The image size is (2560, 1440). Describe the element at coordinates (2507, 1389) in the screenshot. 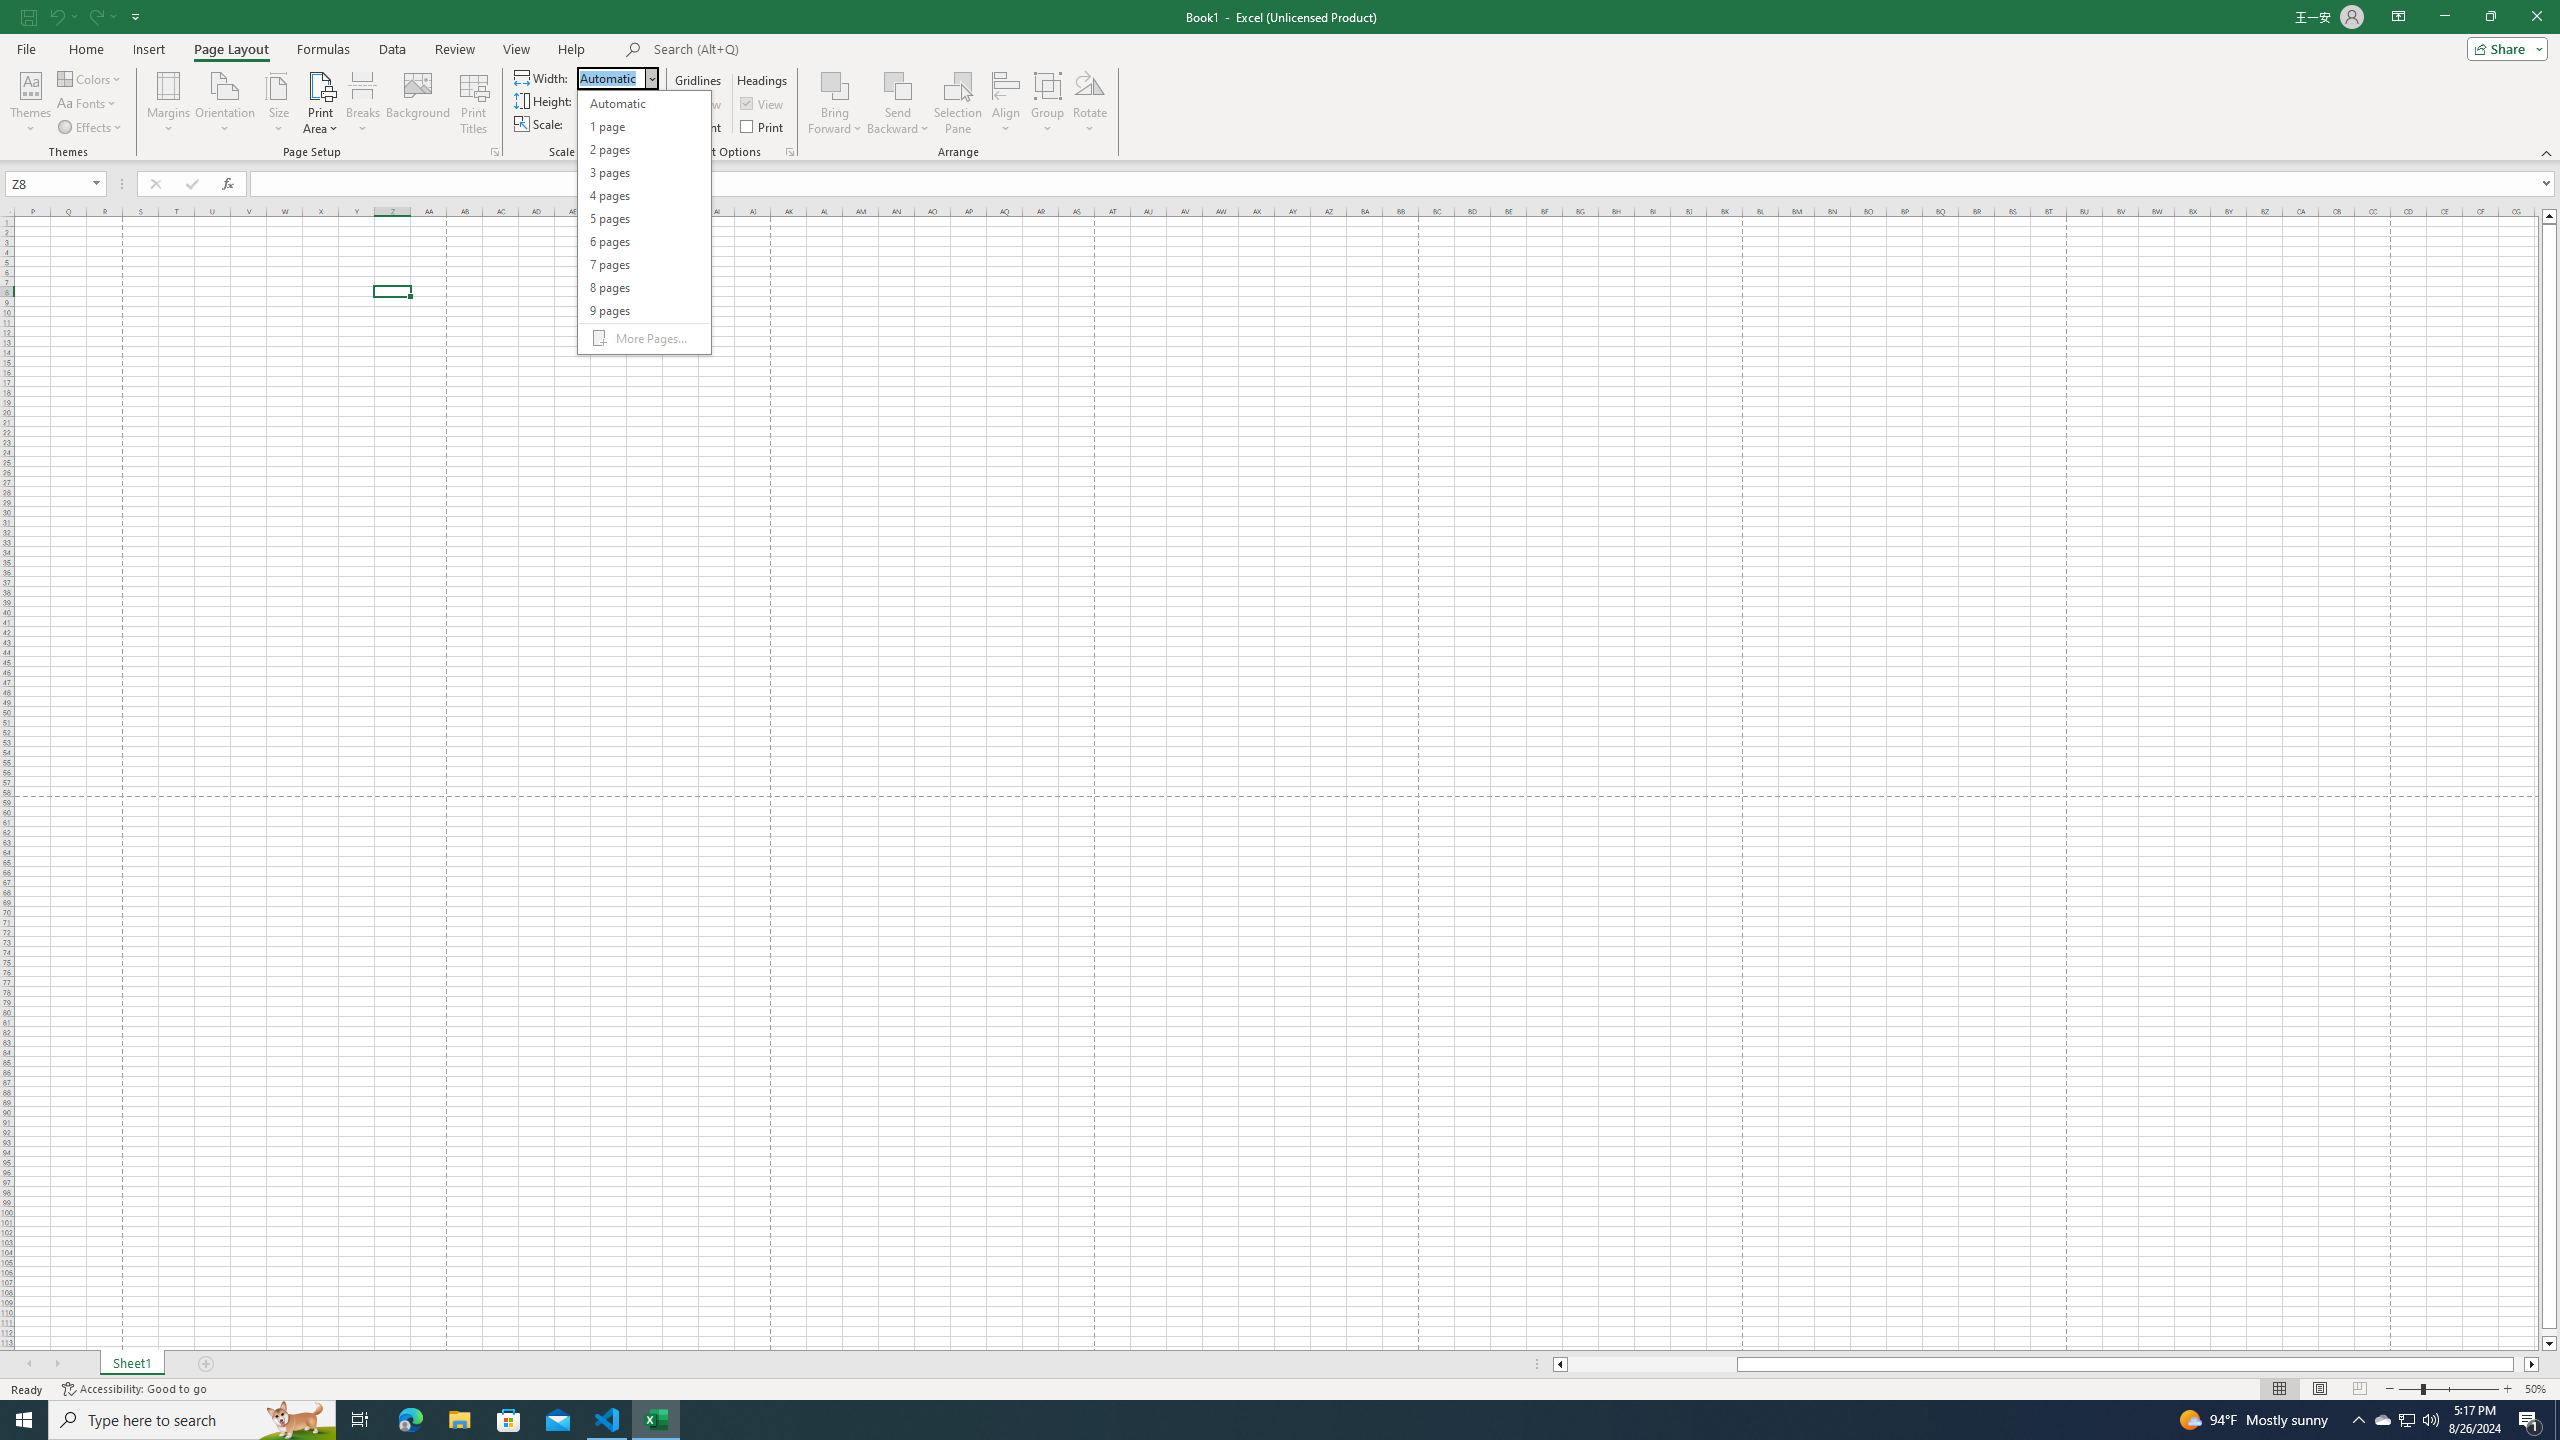

I see `'Zoom In'` at that location.